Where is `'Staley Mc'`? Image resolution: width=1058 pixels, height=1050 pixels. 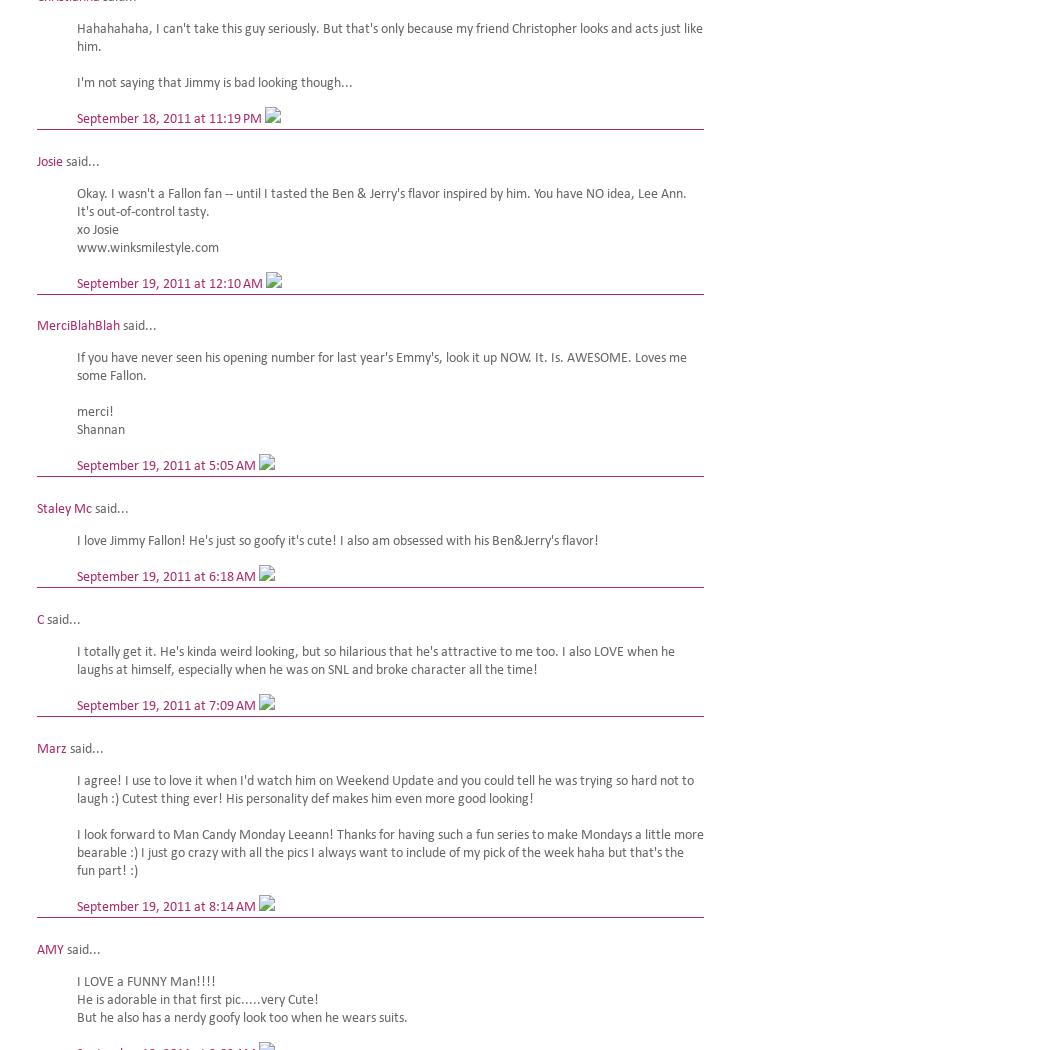
'Staley Mc' is located at coordinates (64, 508).